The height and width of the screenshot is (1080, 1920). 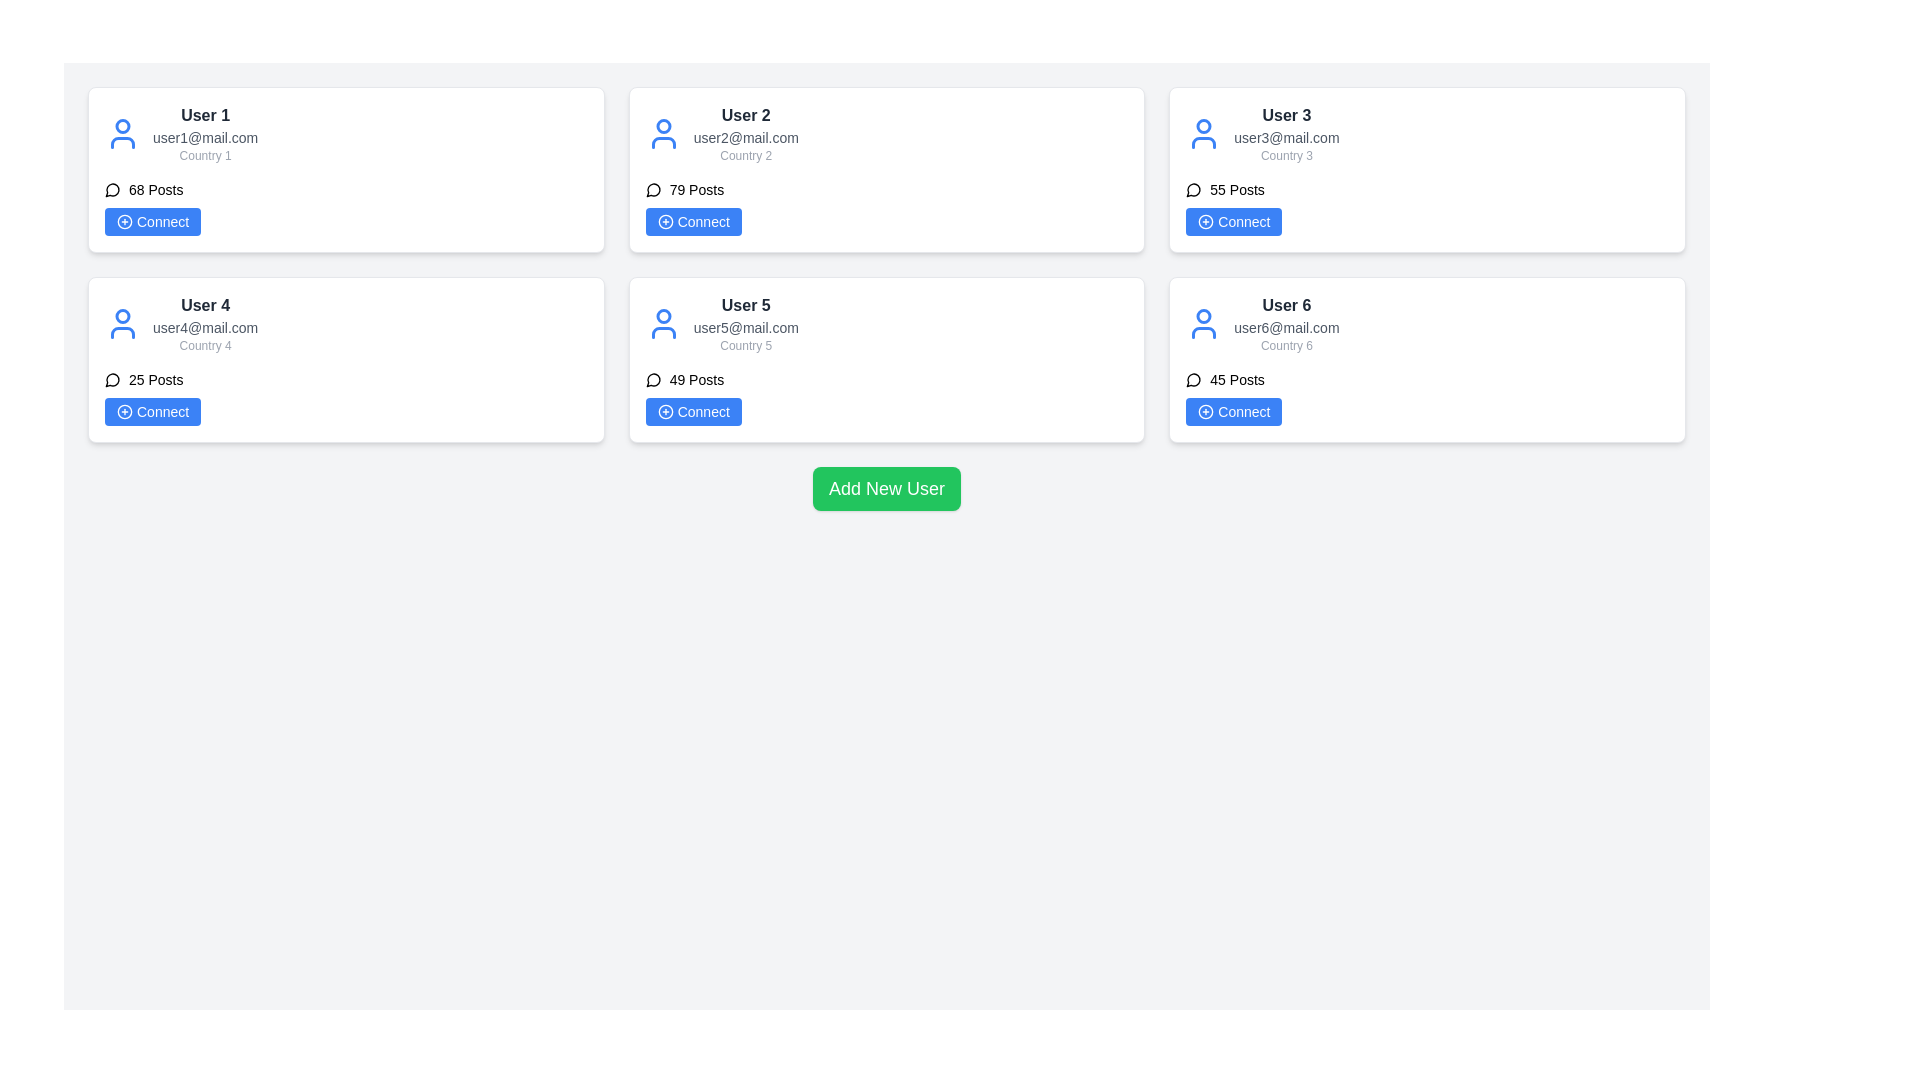 I want to click on the static text component that indicates the number of posts associated with 'User 4' in the second card of the left column, below the title and email address, and above the 'Connect' button, so click(x=155, y=380).